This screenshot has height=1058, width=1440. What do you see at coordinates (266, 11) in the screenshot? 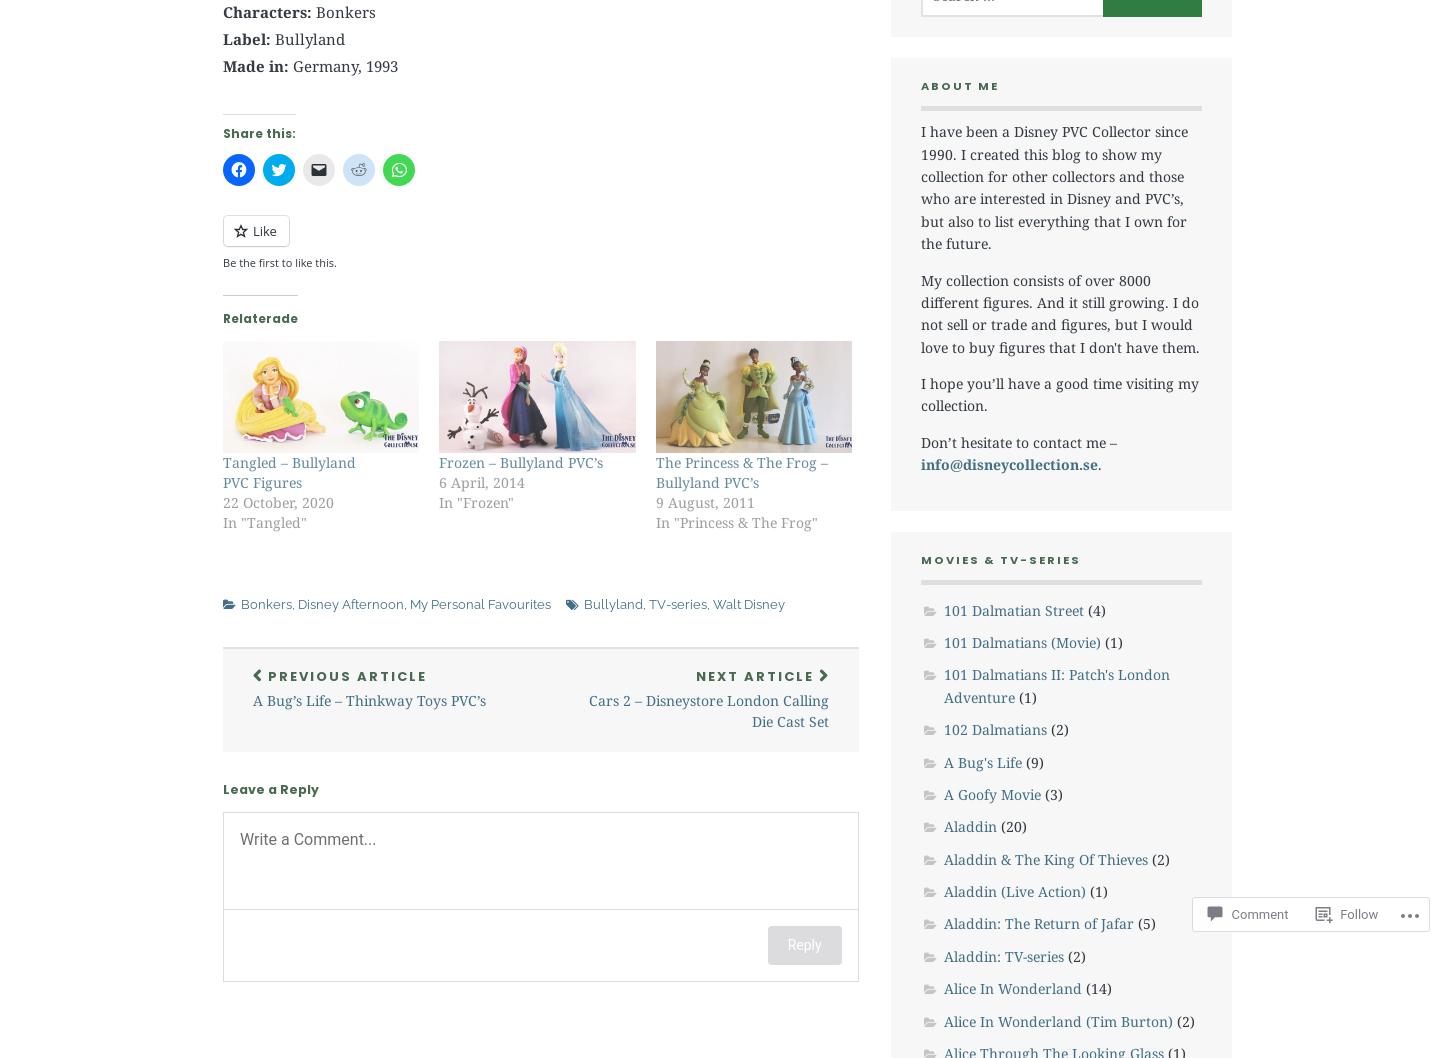
I see `'Characters:'` at bounding box center [266, 11].